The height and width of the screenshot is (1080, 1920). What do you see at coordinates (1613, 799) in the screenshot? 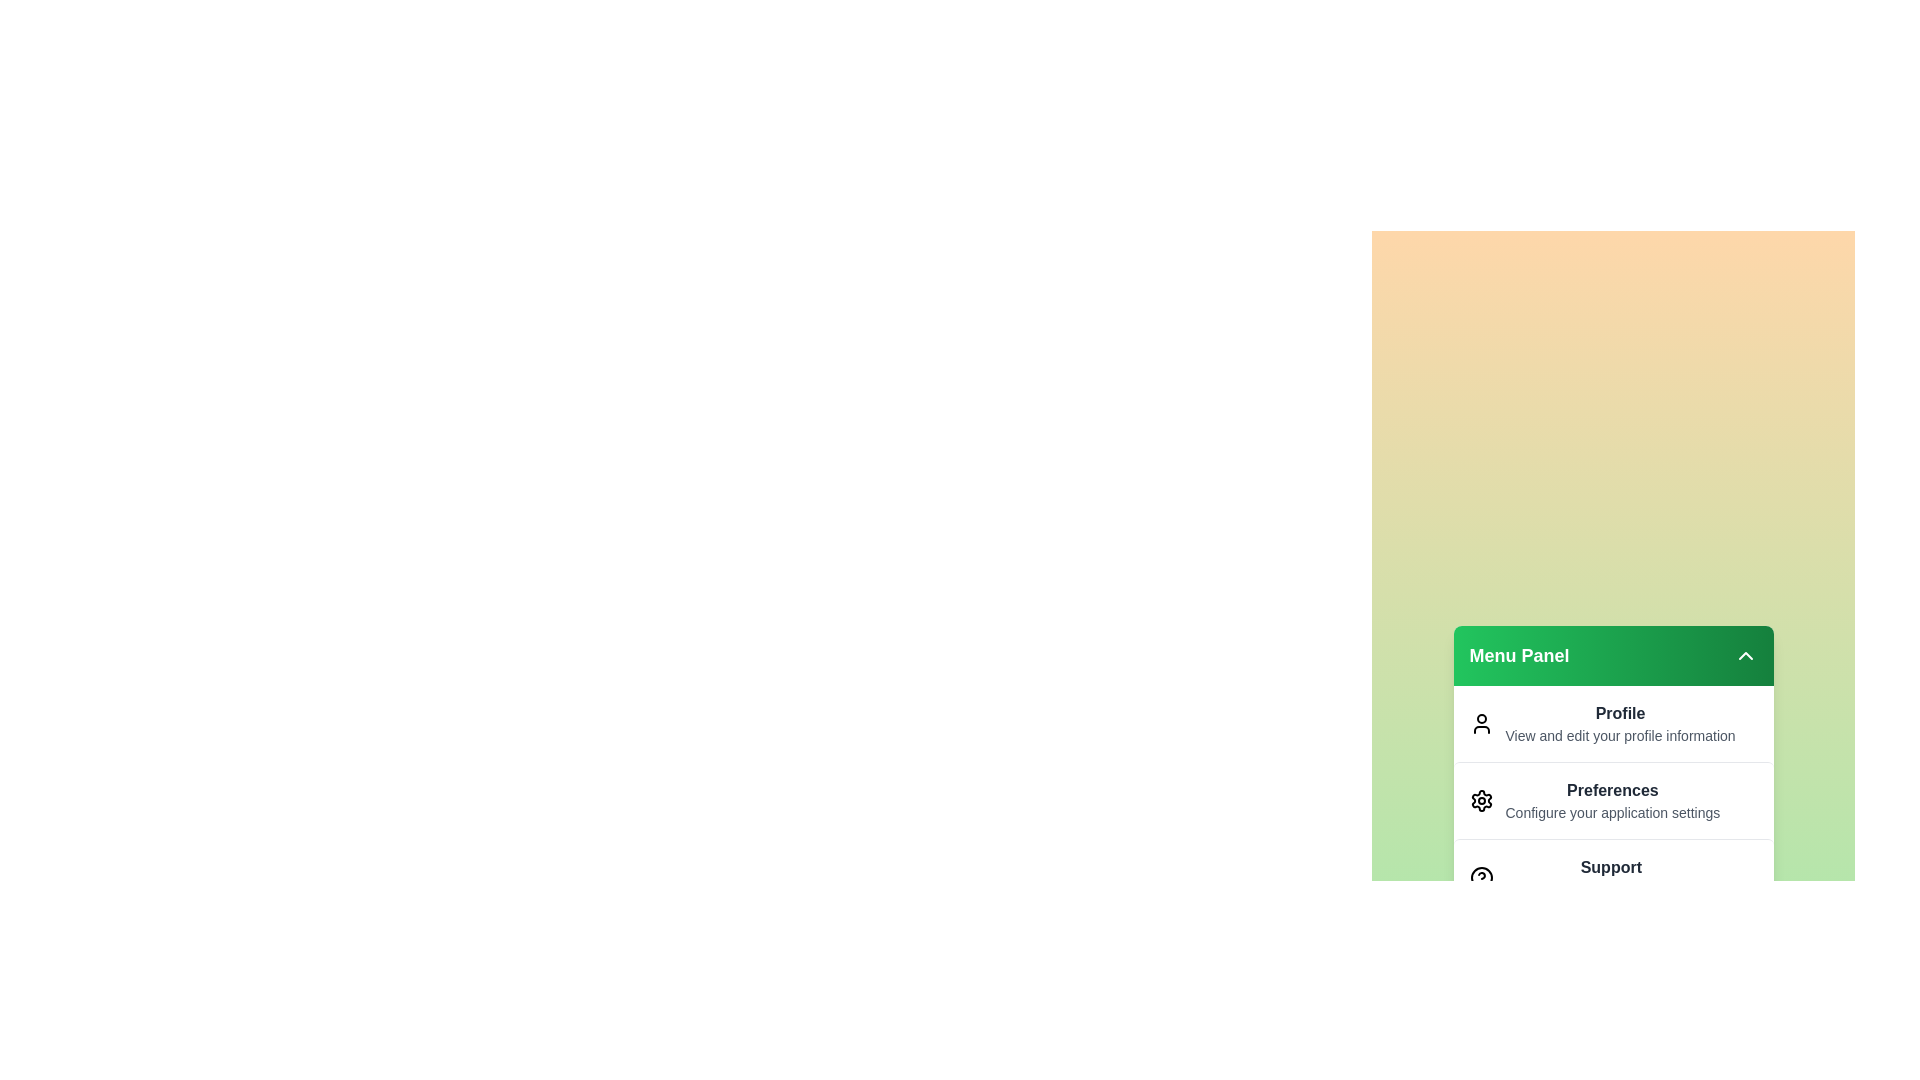
I see `the menu item Preferences from the menu panel` at bounding box center [1613, 799].